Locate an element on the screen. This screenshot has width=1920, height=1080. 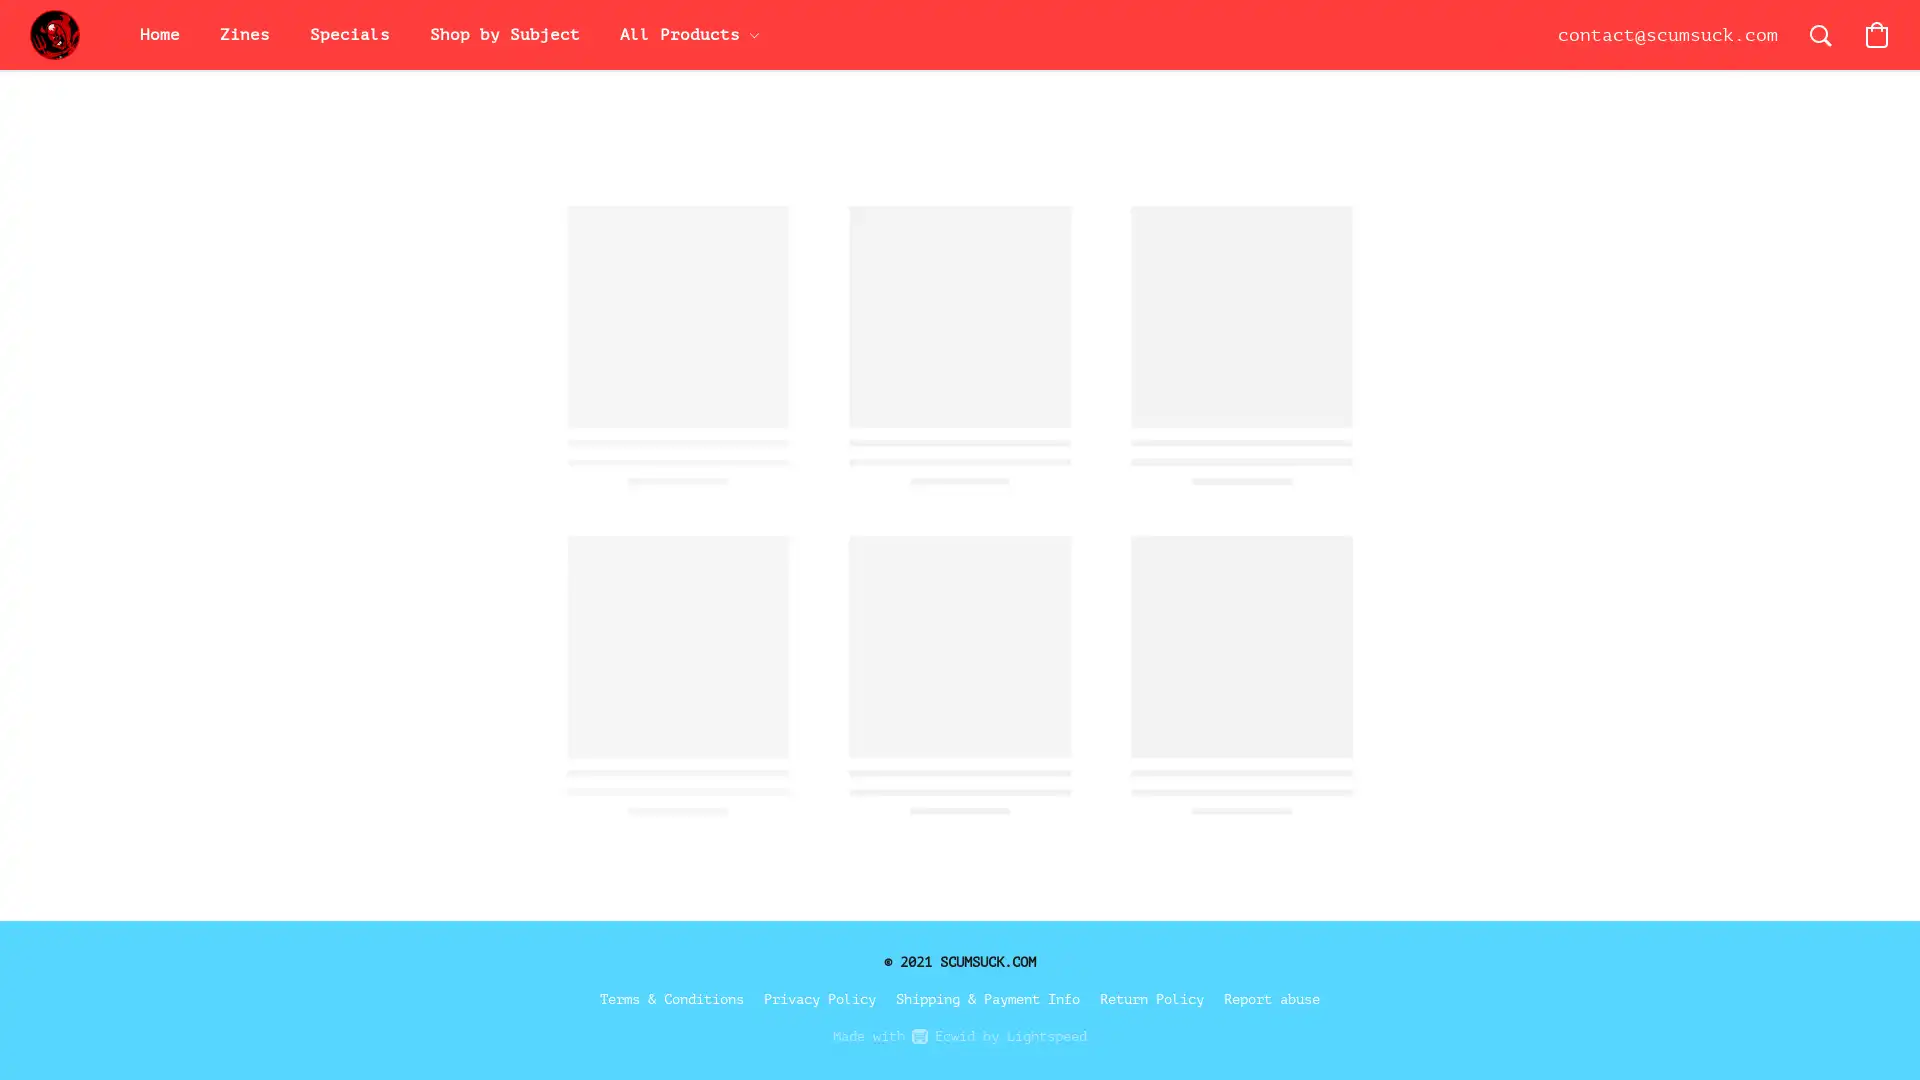
Search the website is located at coordinates (1820, 34).